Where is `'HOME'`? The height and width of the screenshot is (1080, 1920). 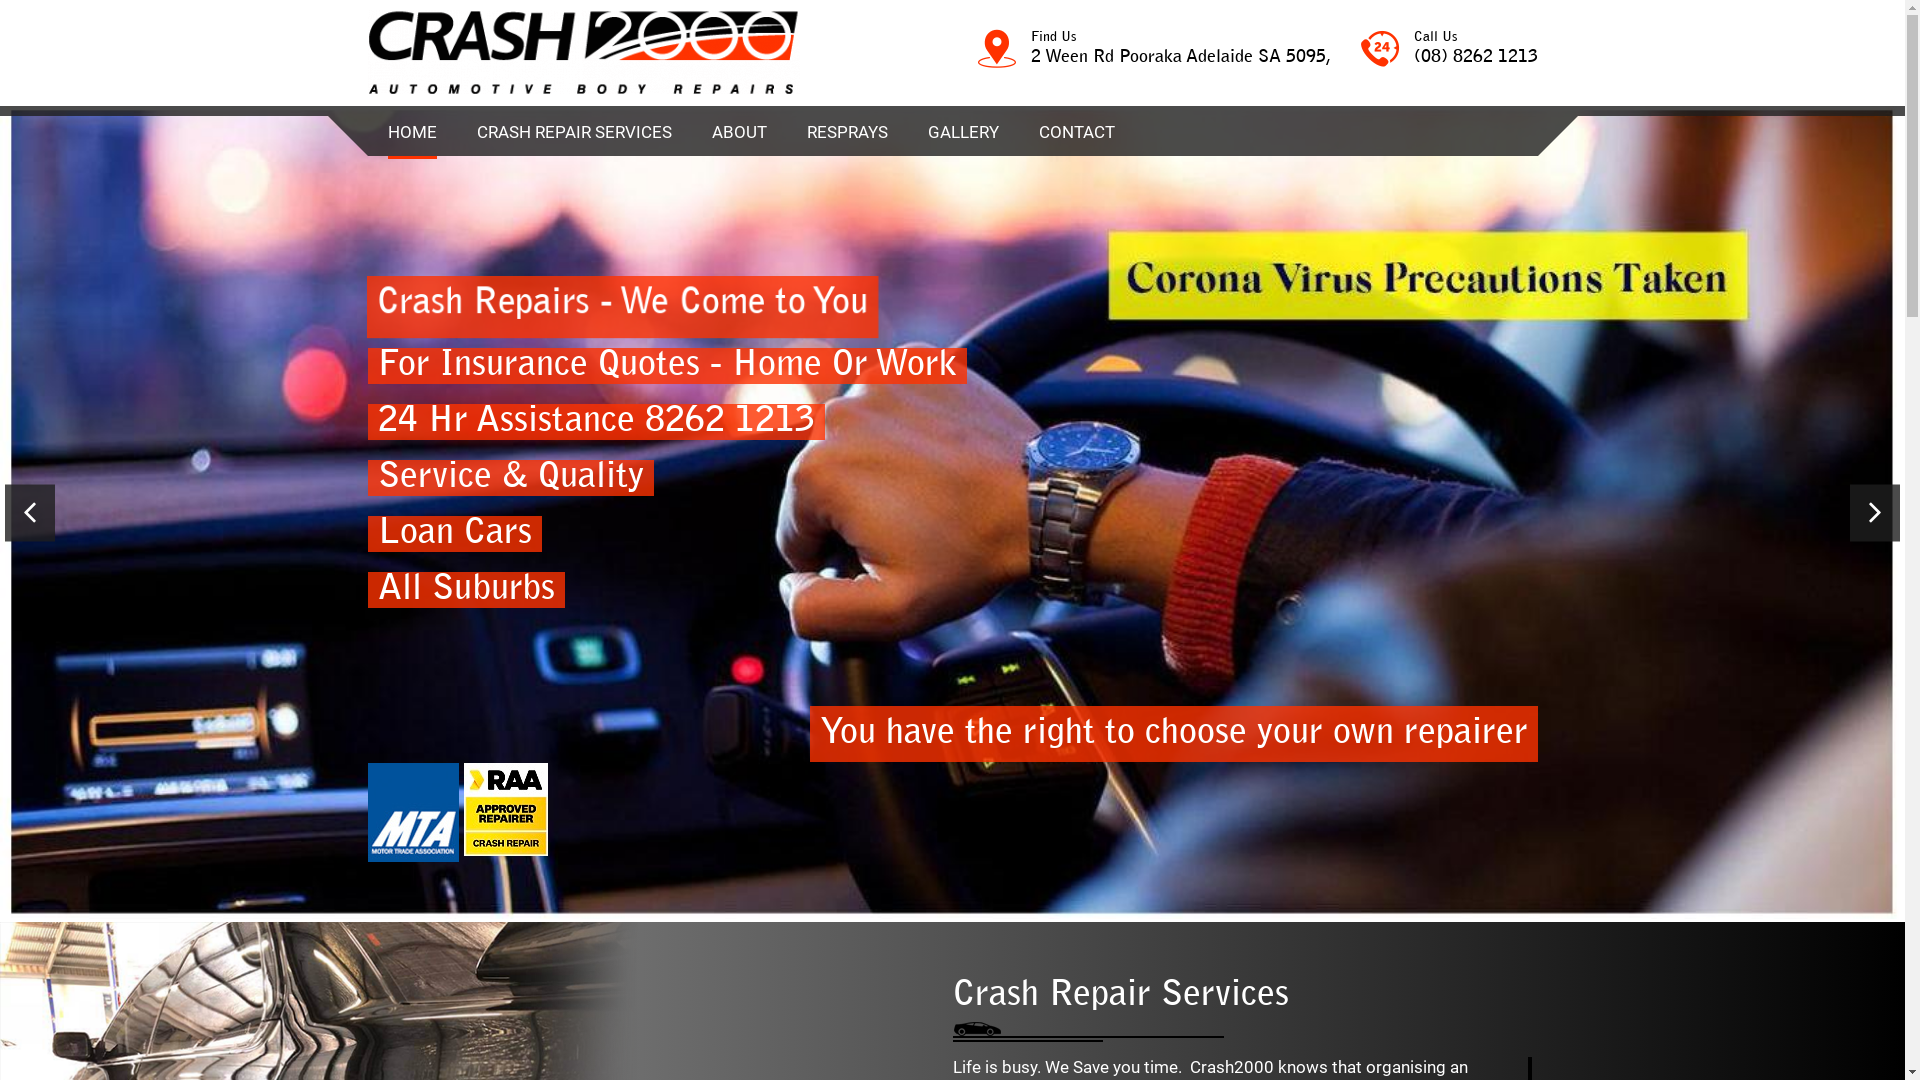 'HOME' is located at coordinates (411, 133).